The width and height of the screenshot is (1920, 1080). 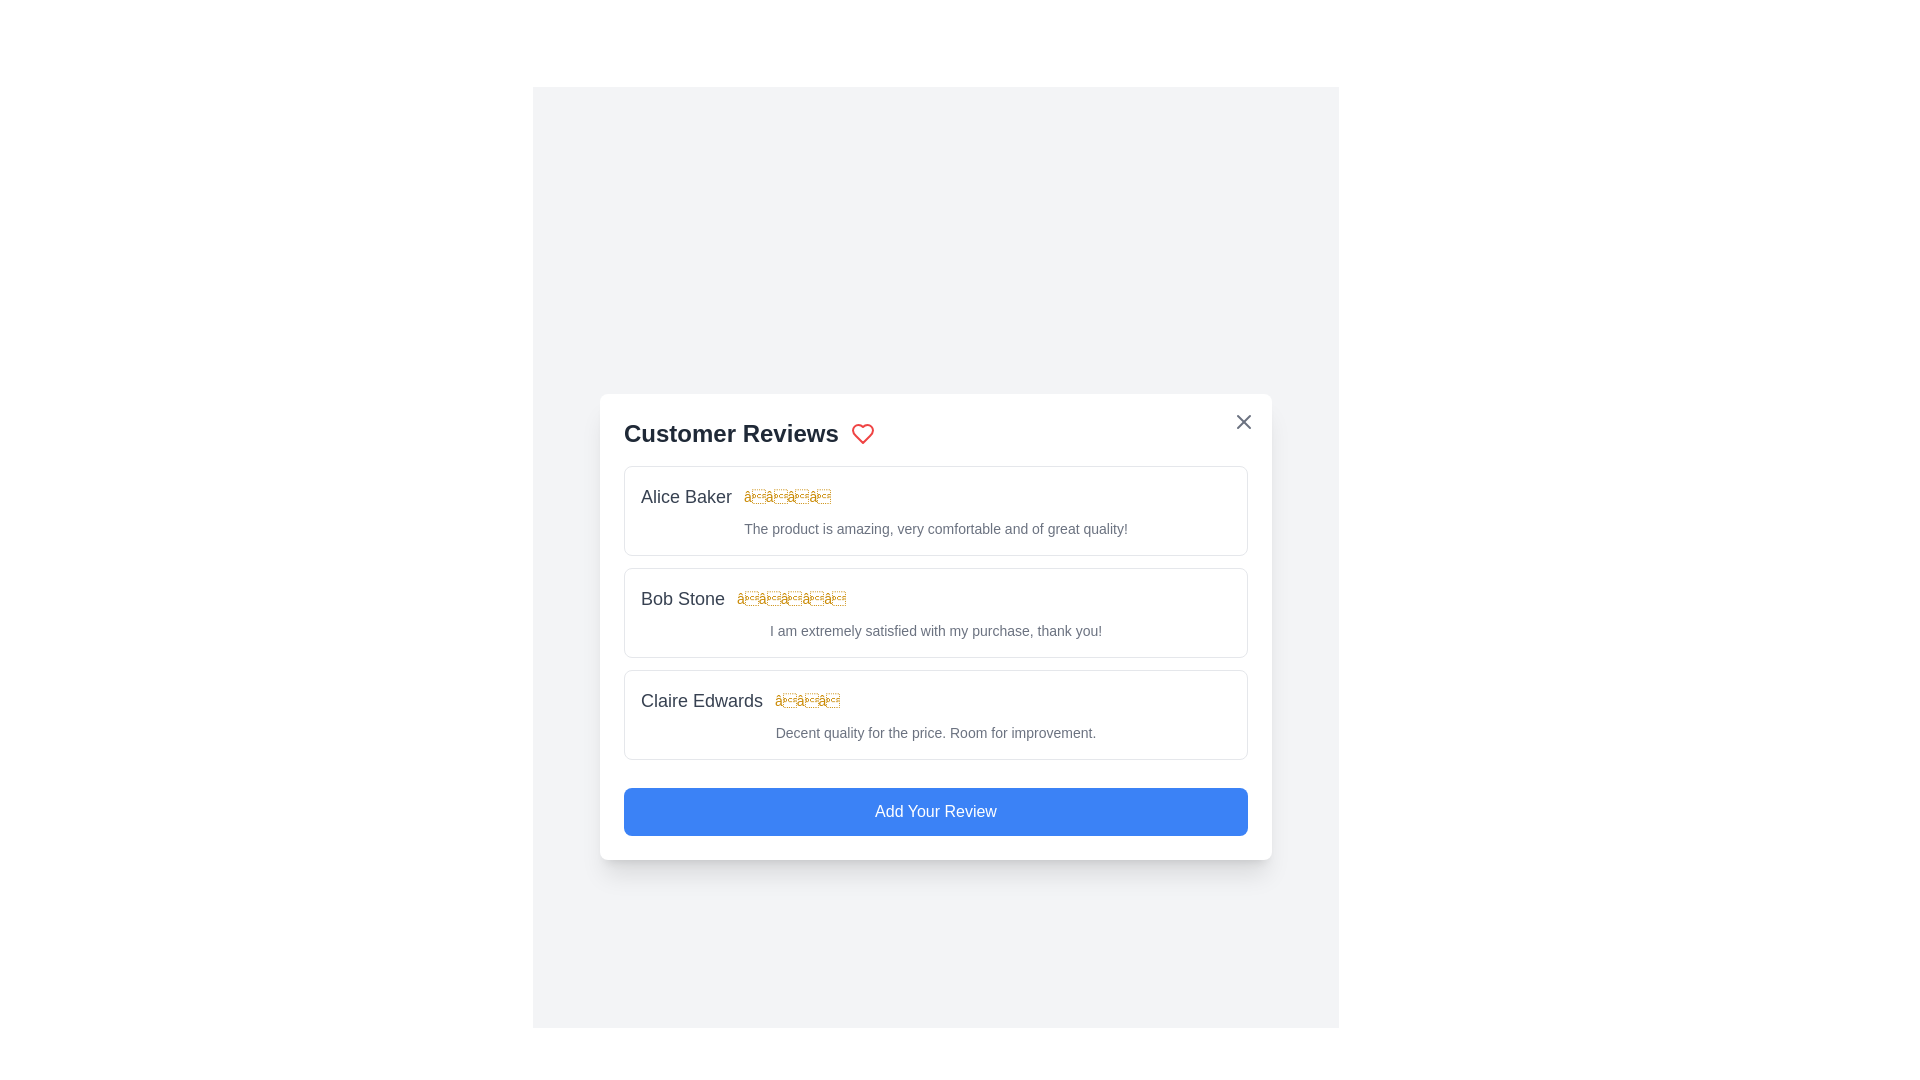 I want to click on the review of Alice Baker to observe any changes, so click(x=935, y=509).